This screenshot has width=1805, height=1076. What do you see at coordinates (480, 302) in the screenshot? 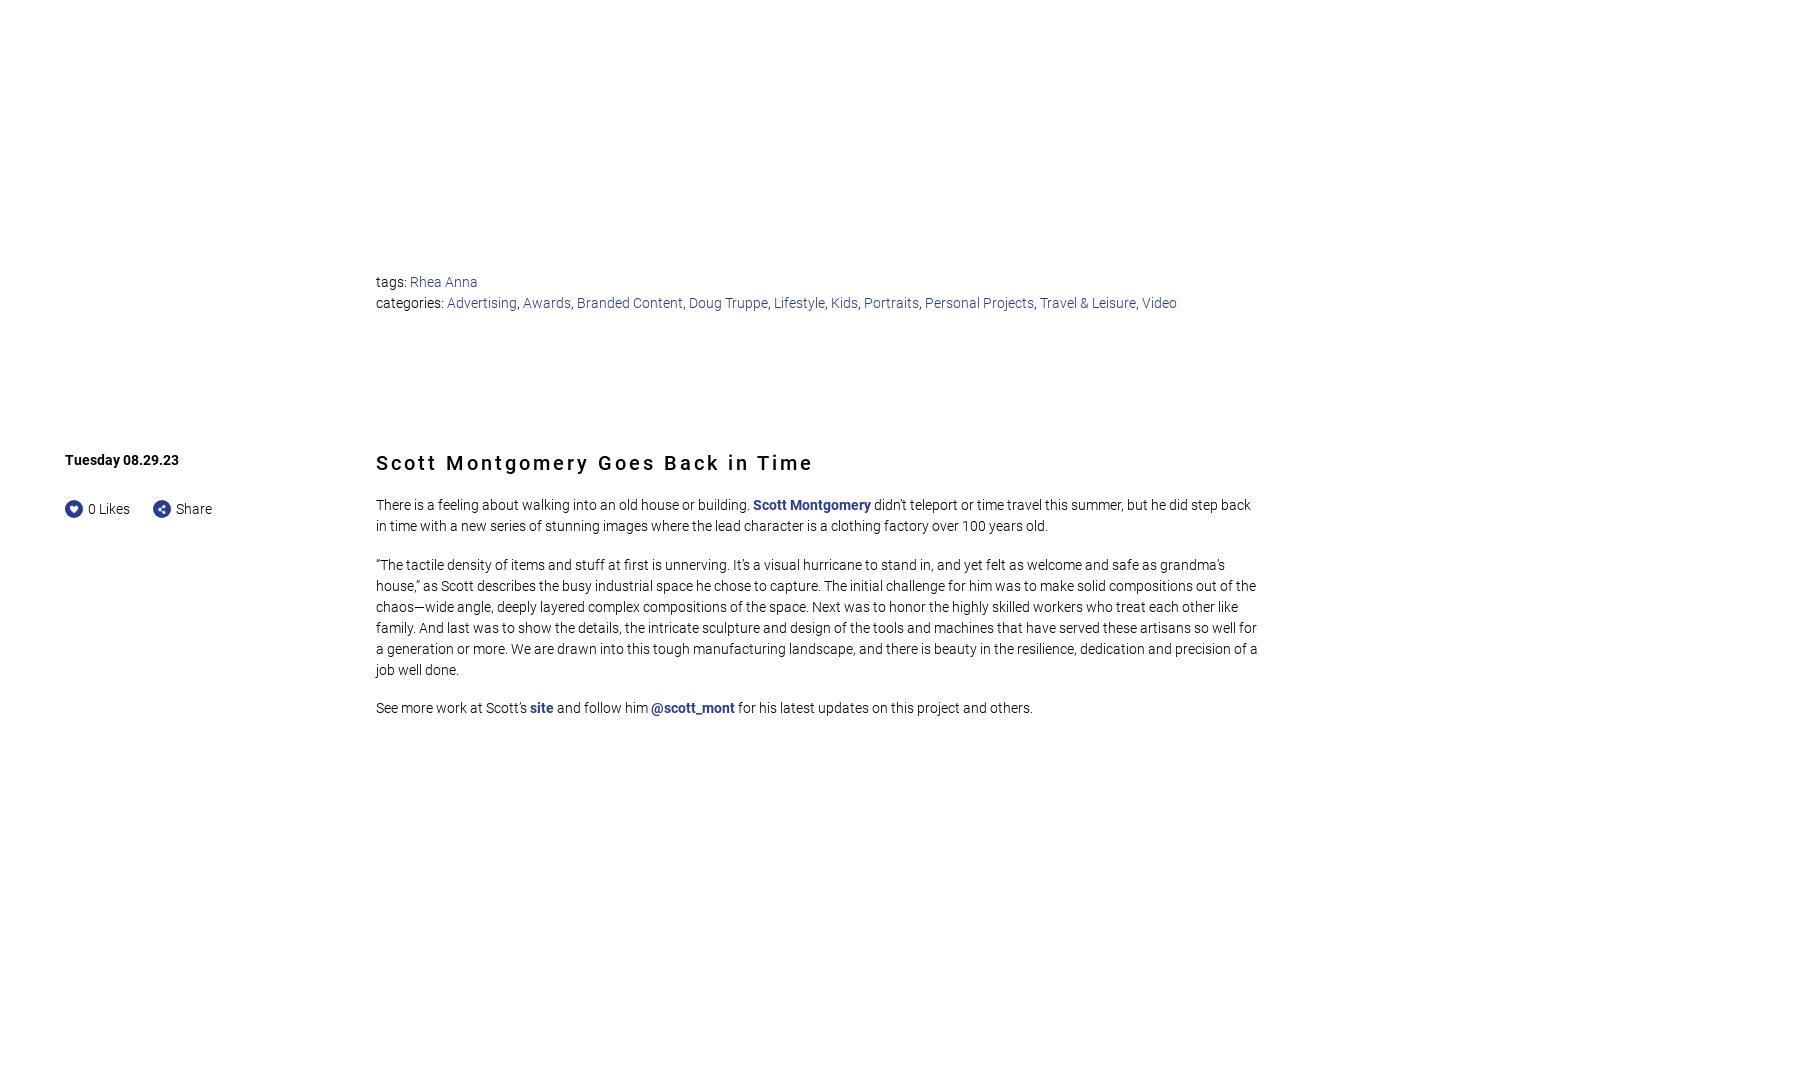
I see `'Advertising'` at bounding box center [480, 302].